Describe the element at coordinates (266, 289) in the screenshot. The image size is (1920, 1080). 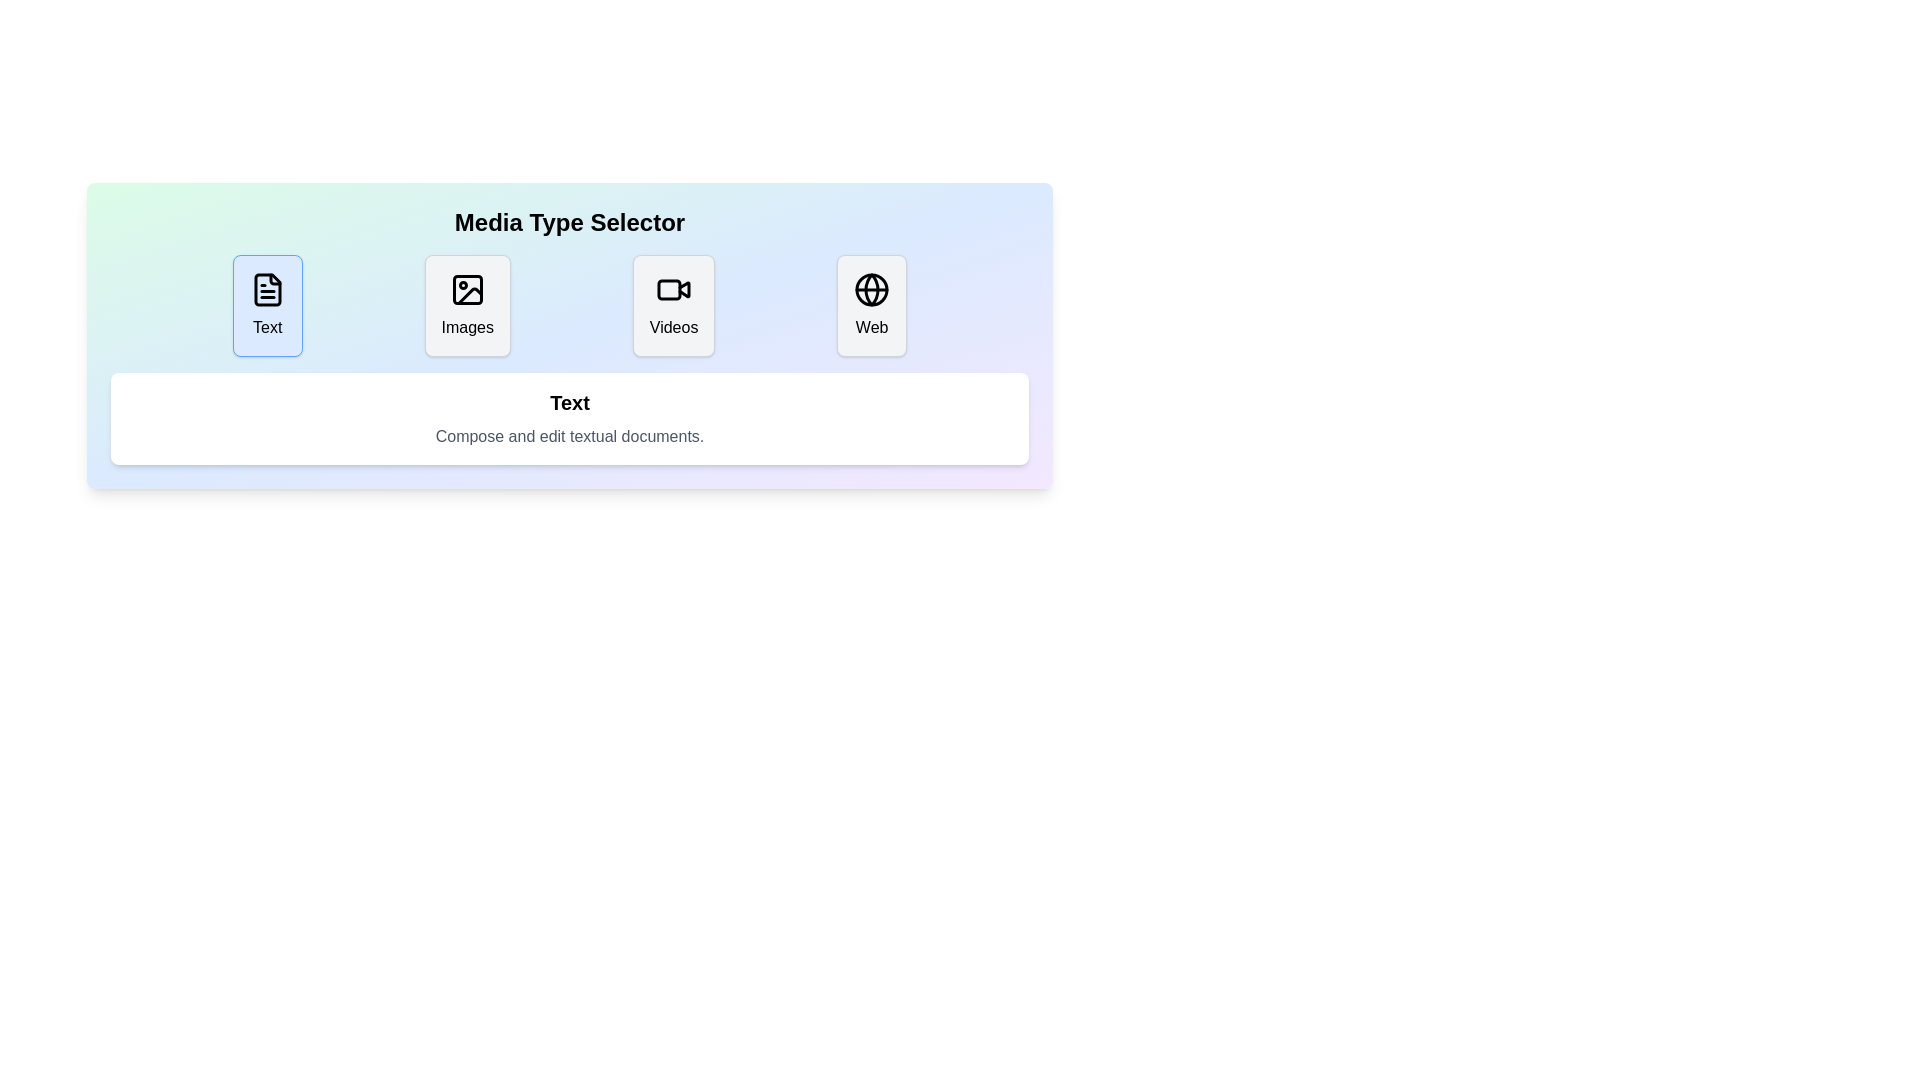
I see `the SVG icon representing the 'Text' media type category located in the leftmost button of a horizontally aligned set of four buttons` at that location.